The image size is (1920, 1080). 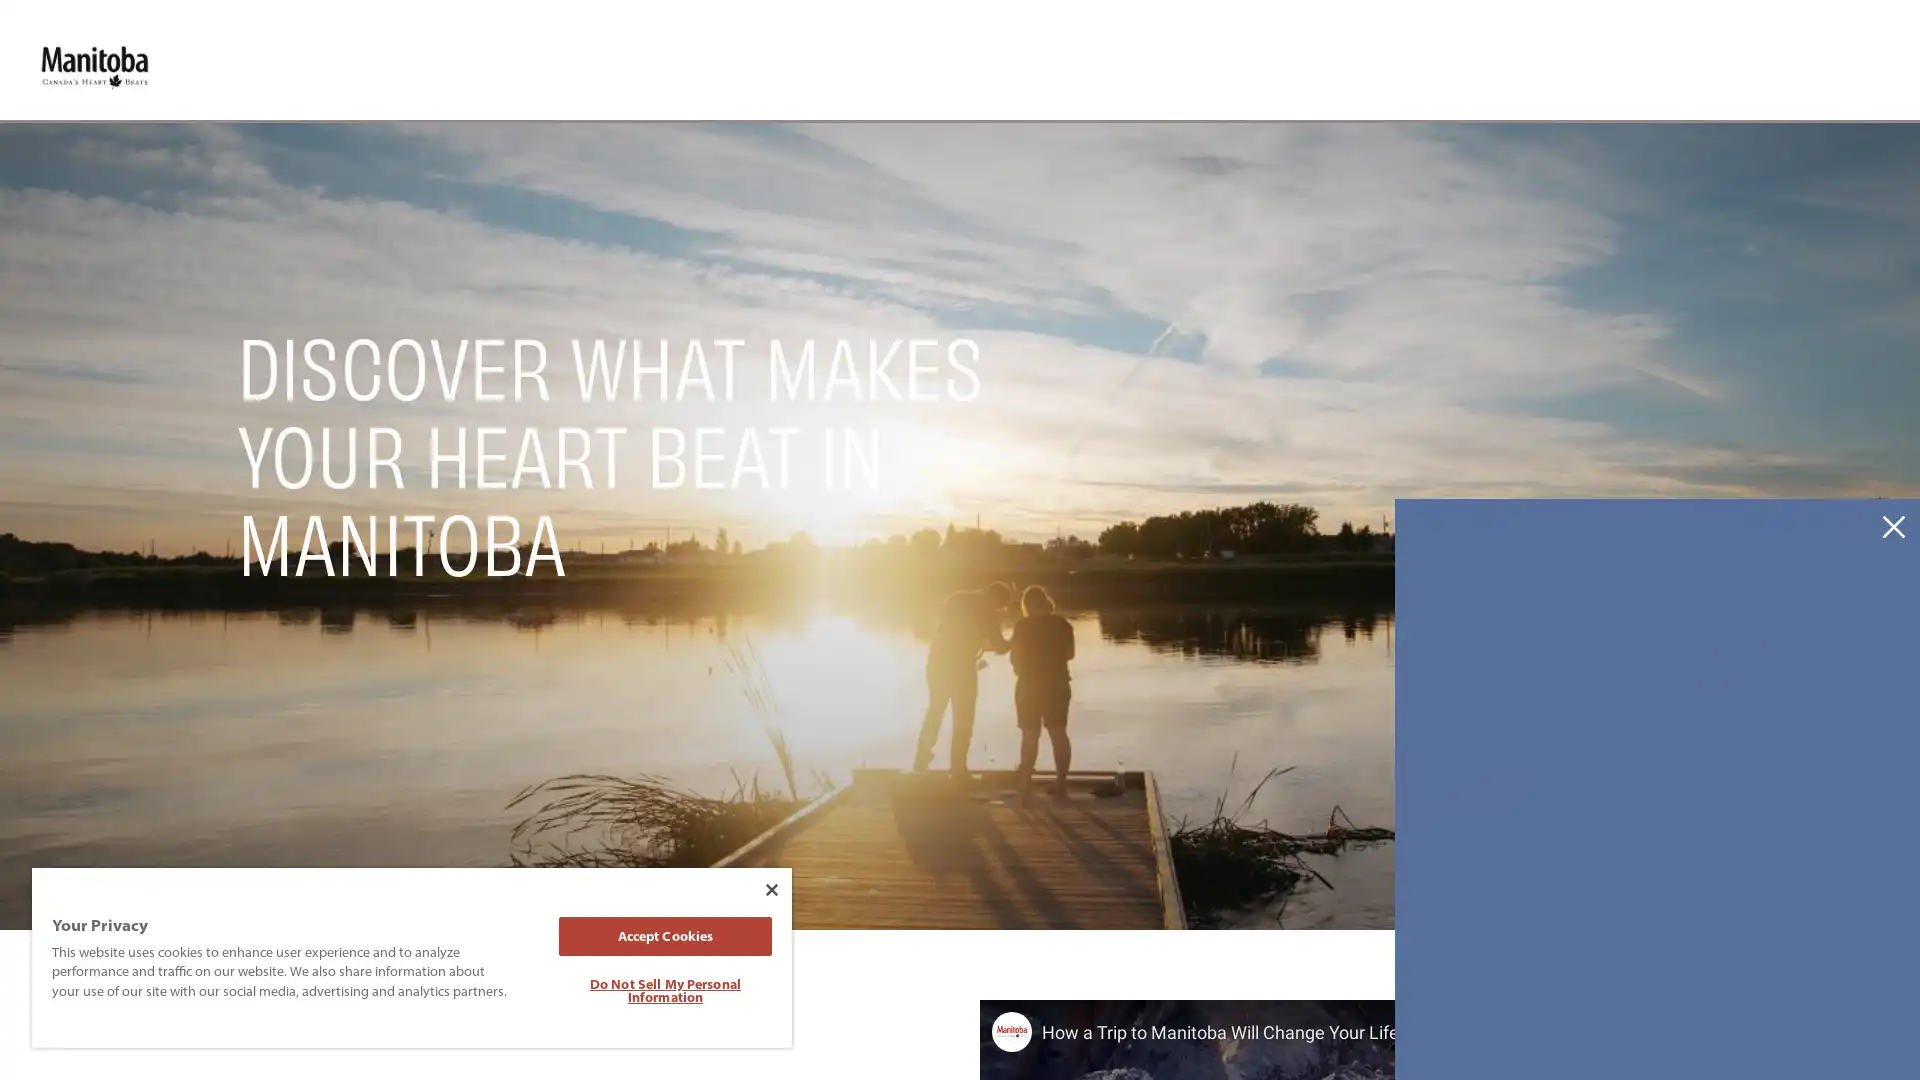 What do you see at coordinates (664, 990) in the screenshot?
I see `Do Not Sell My Personal Information` at bounding box center [664, 990].